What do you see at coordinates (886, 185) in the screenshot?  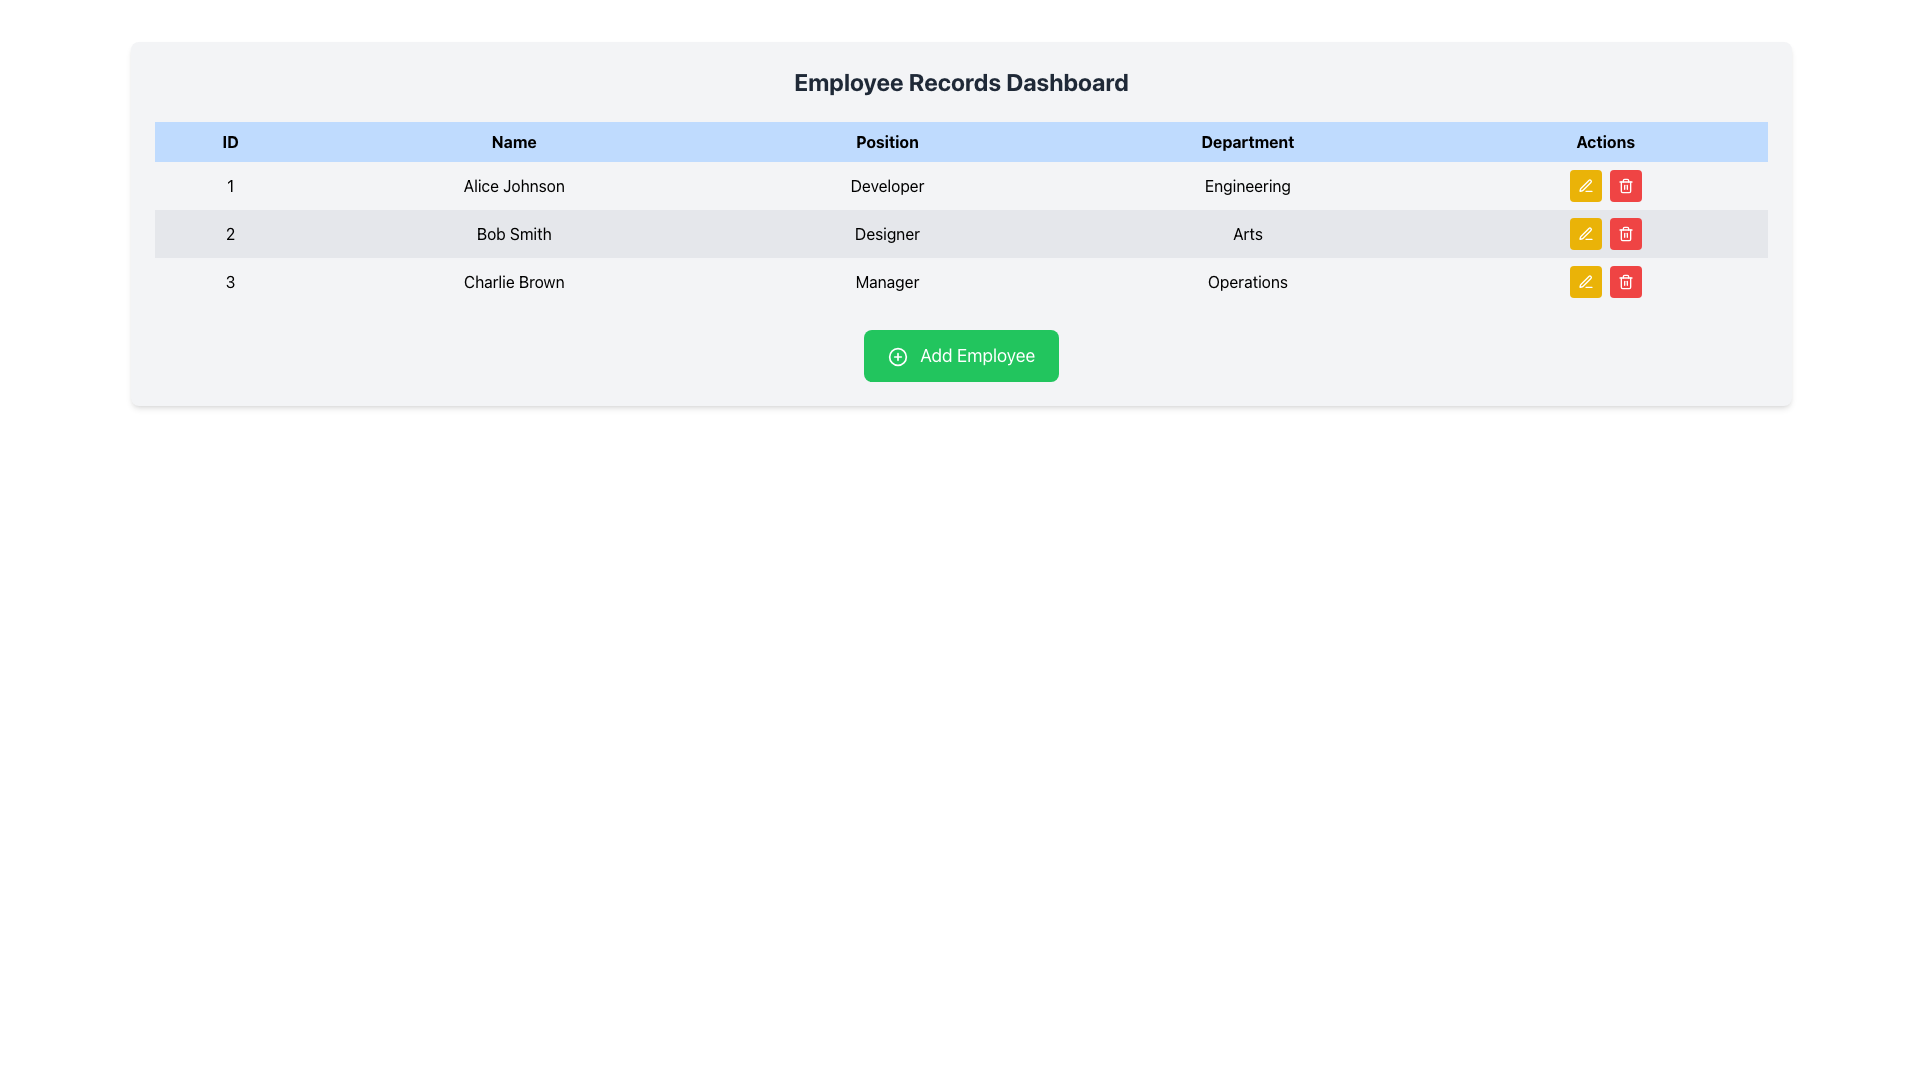 I see `the text label displaying 'Developer' in the 'Position' column for the employee 'Alice Johnson' in the 'Employee Records Dashboard' table` at bounding box center [886, 185].